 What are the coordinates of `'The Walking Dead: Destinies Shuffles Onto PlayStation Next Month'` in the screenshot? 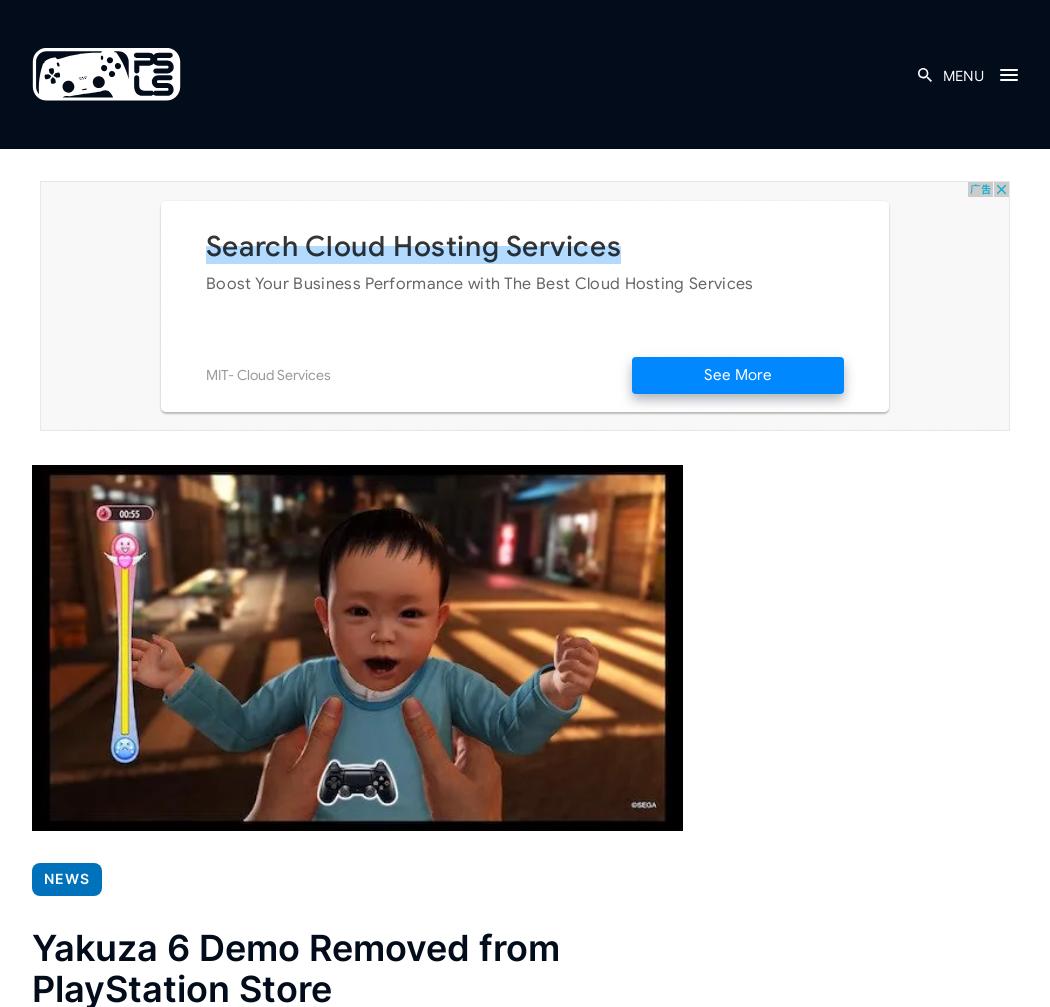 It's located at (390, 617).